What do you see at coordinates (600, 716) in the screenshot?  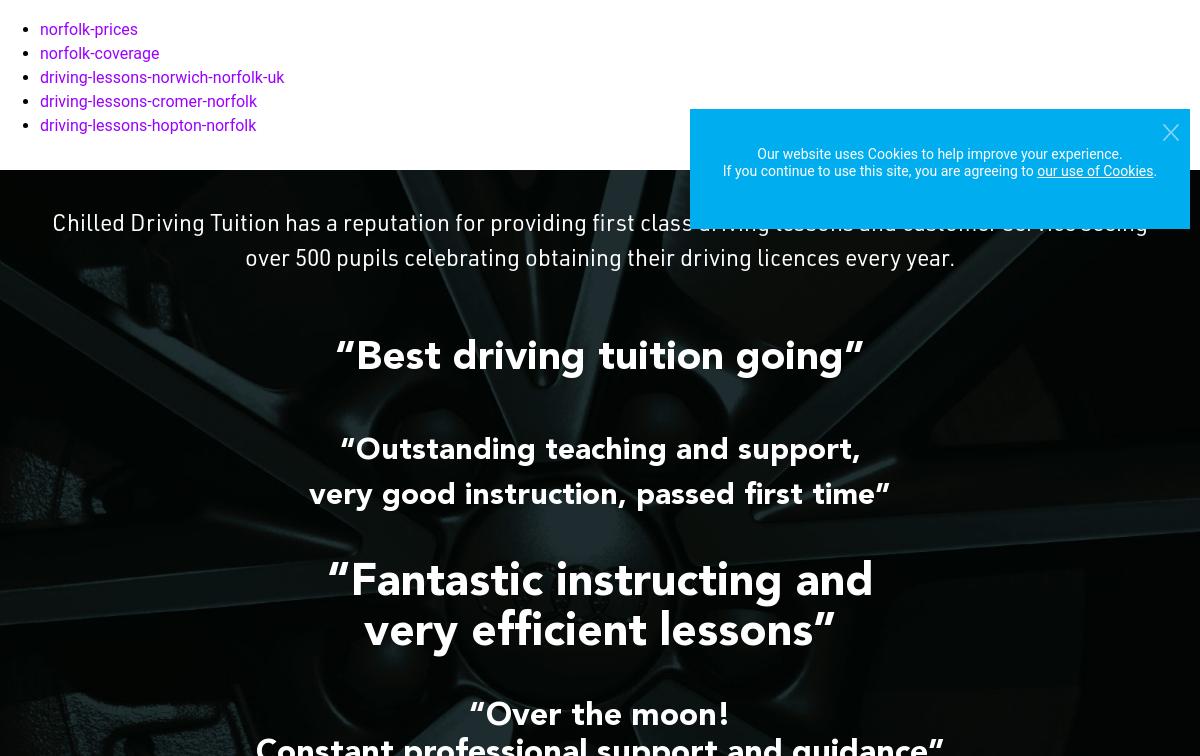 I see `'“Over the moon!'` at bounding box center [600, 716].